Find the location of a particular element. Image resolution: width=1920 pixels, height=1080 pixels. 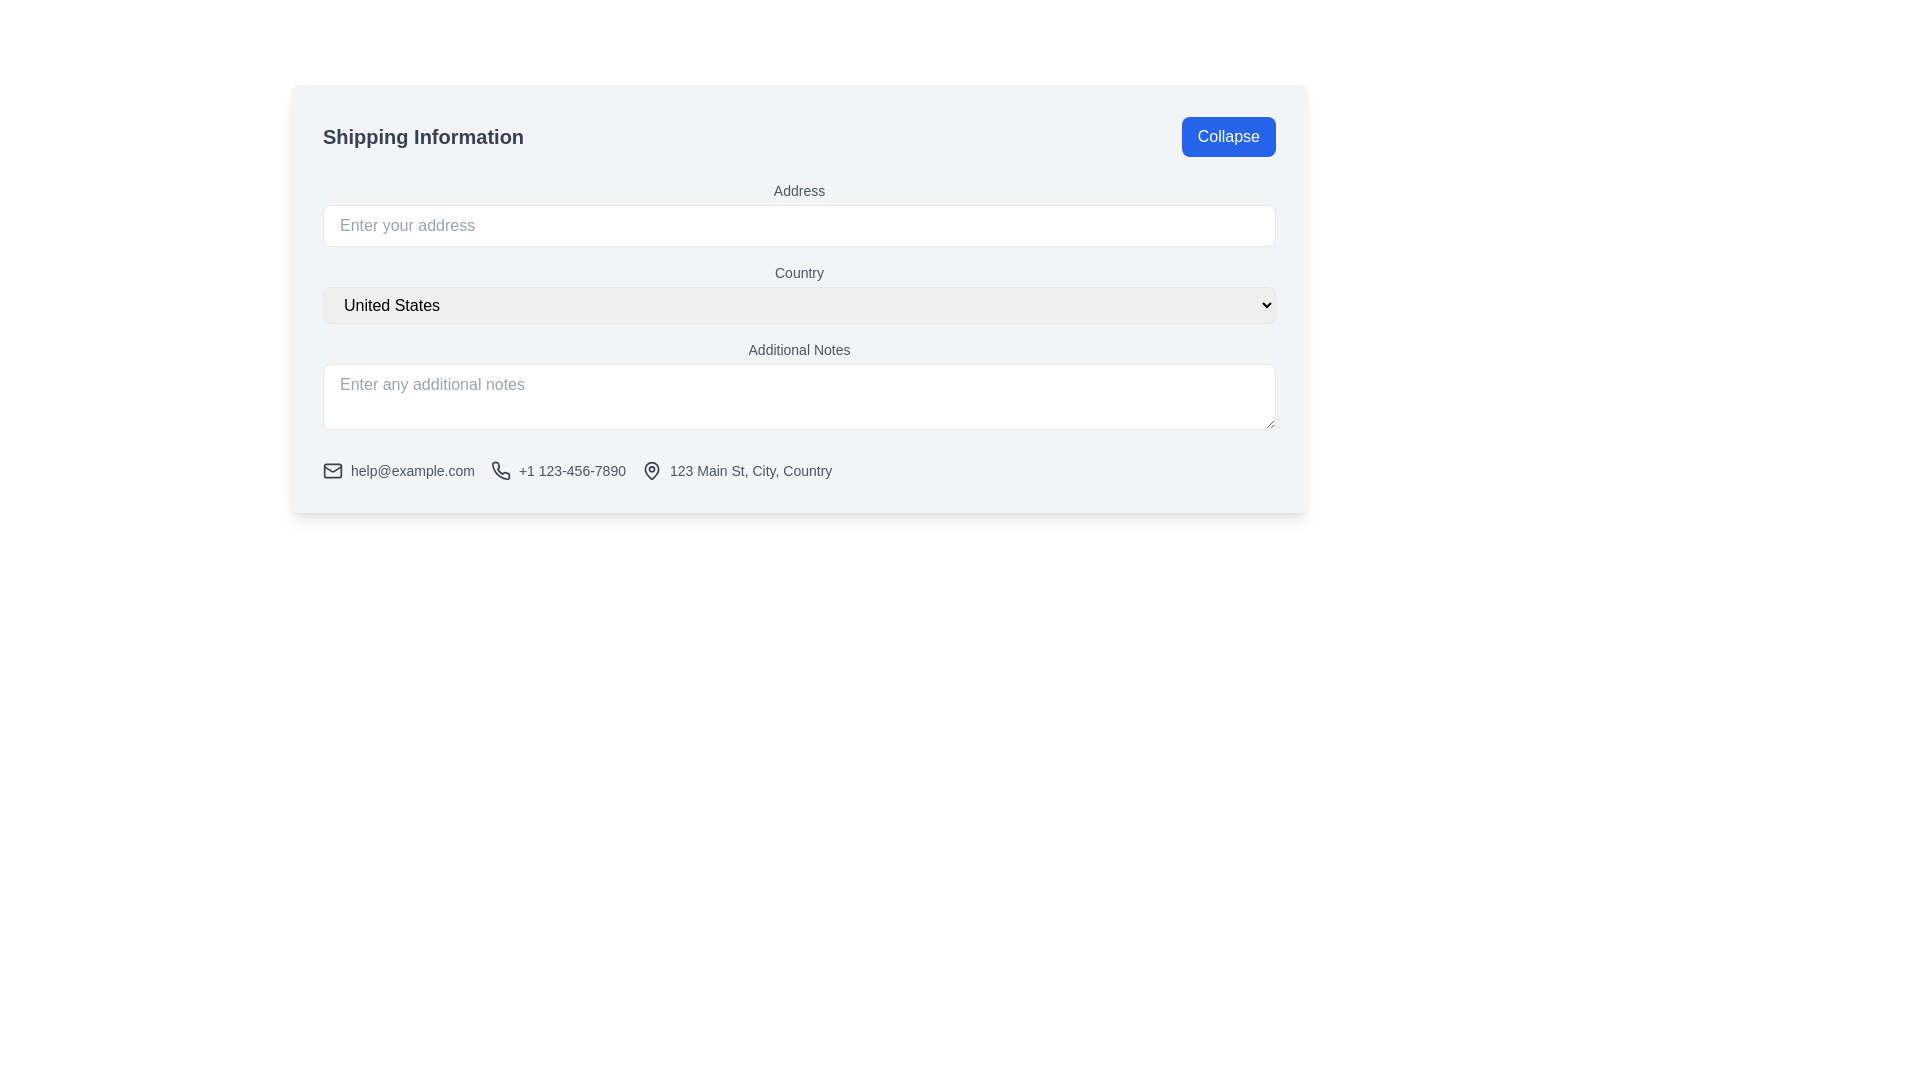

the static informational text displaying the phone number '+1 123-456-7890' located in the middle of three horizontally aligned elements at the bottom of the contact information section is located at coordinates (558, 470).